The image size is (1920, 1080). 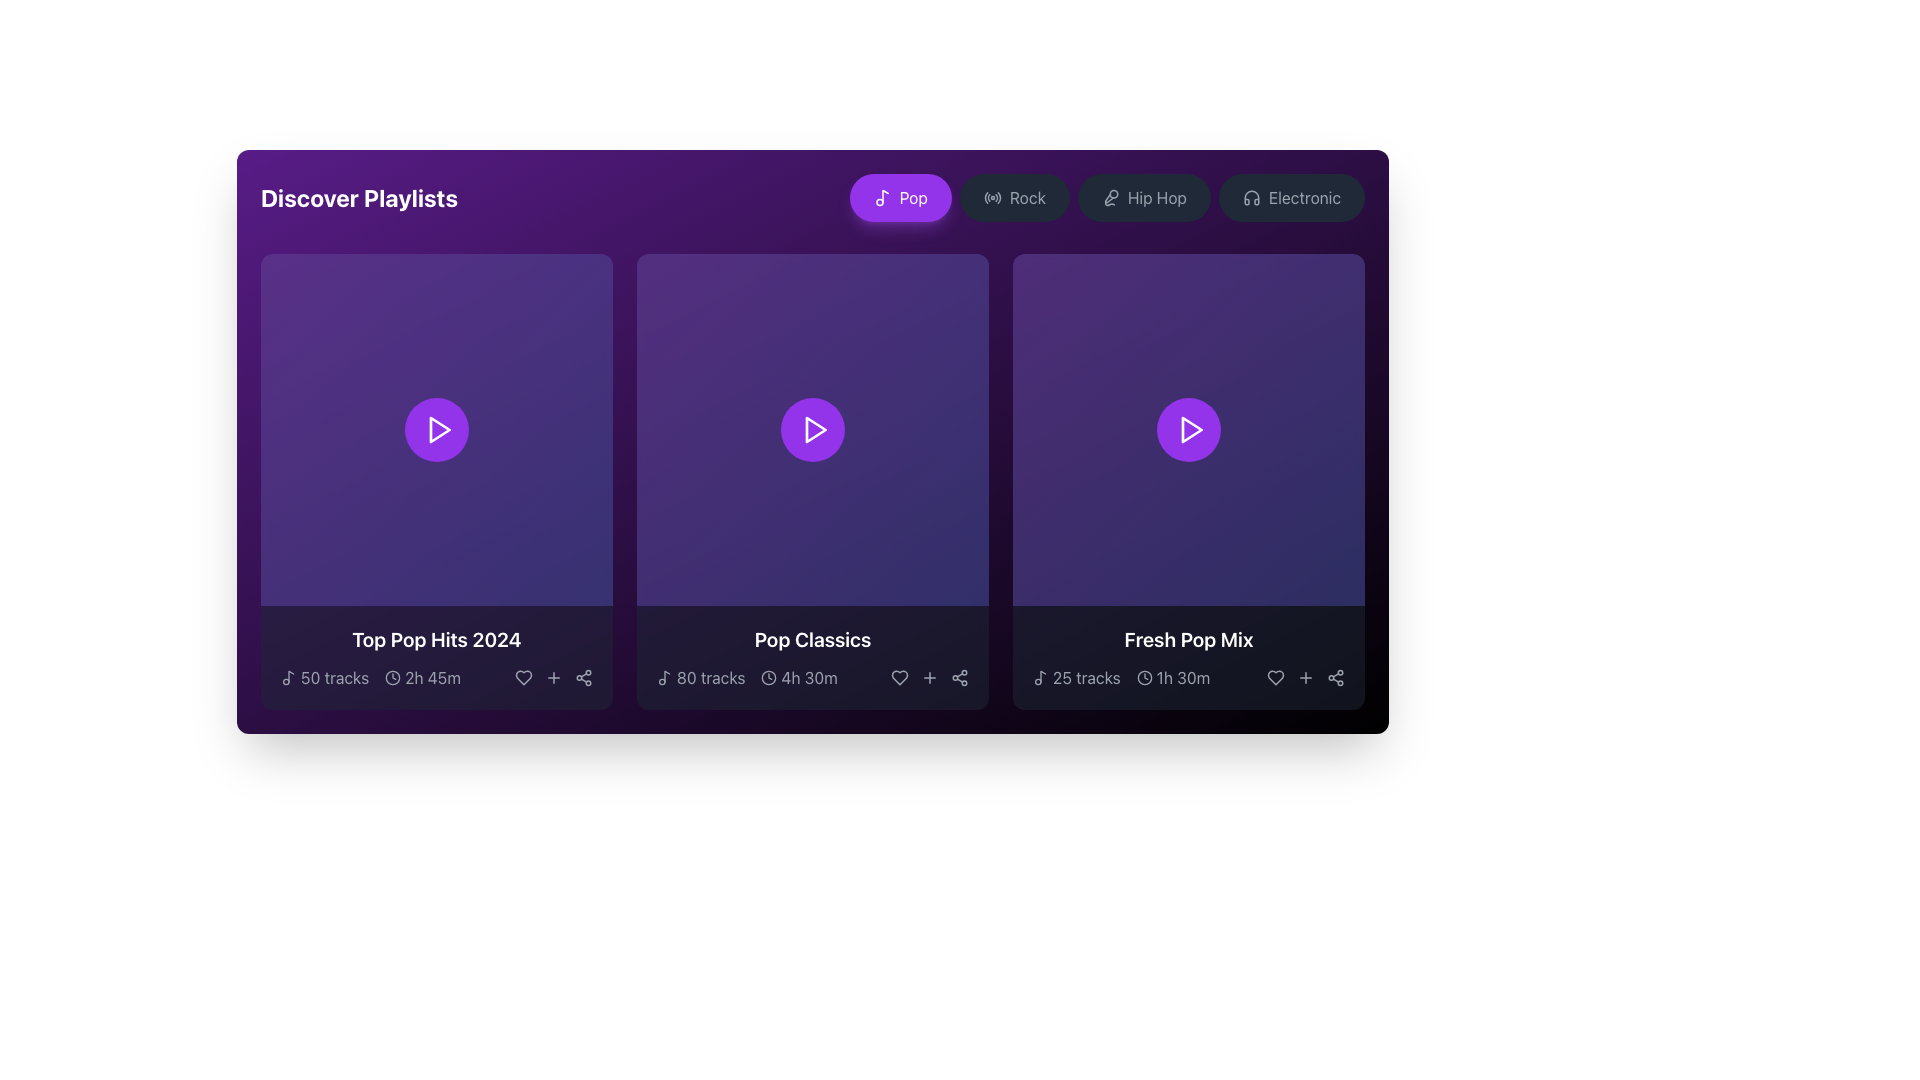 What do you see at coordinates (359, 197) in the screenshot?
I see `the heading or title text located in the purple header at the top-left corner of the interface, which serves as the title for the section showcasing playlists categorized by genre` at bounding box center [359, 197].